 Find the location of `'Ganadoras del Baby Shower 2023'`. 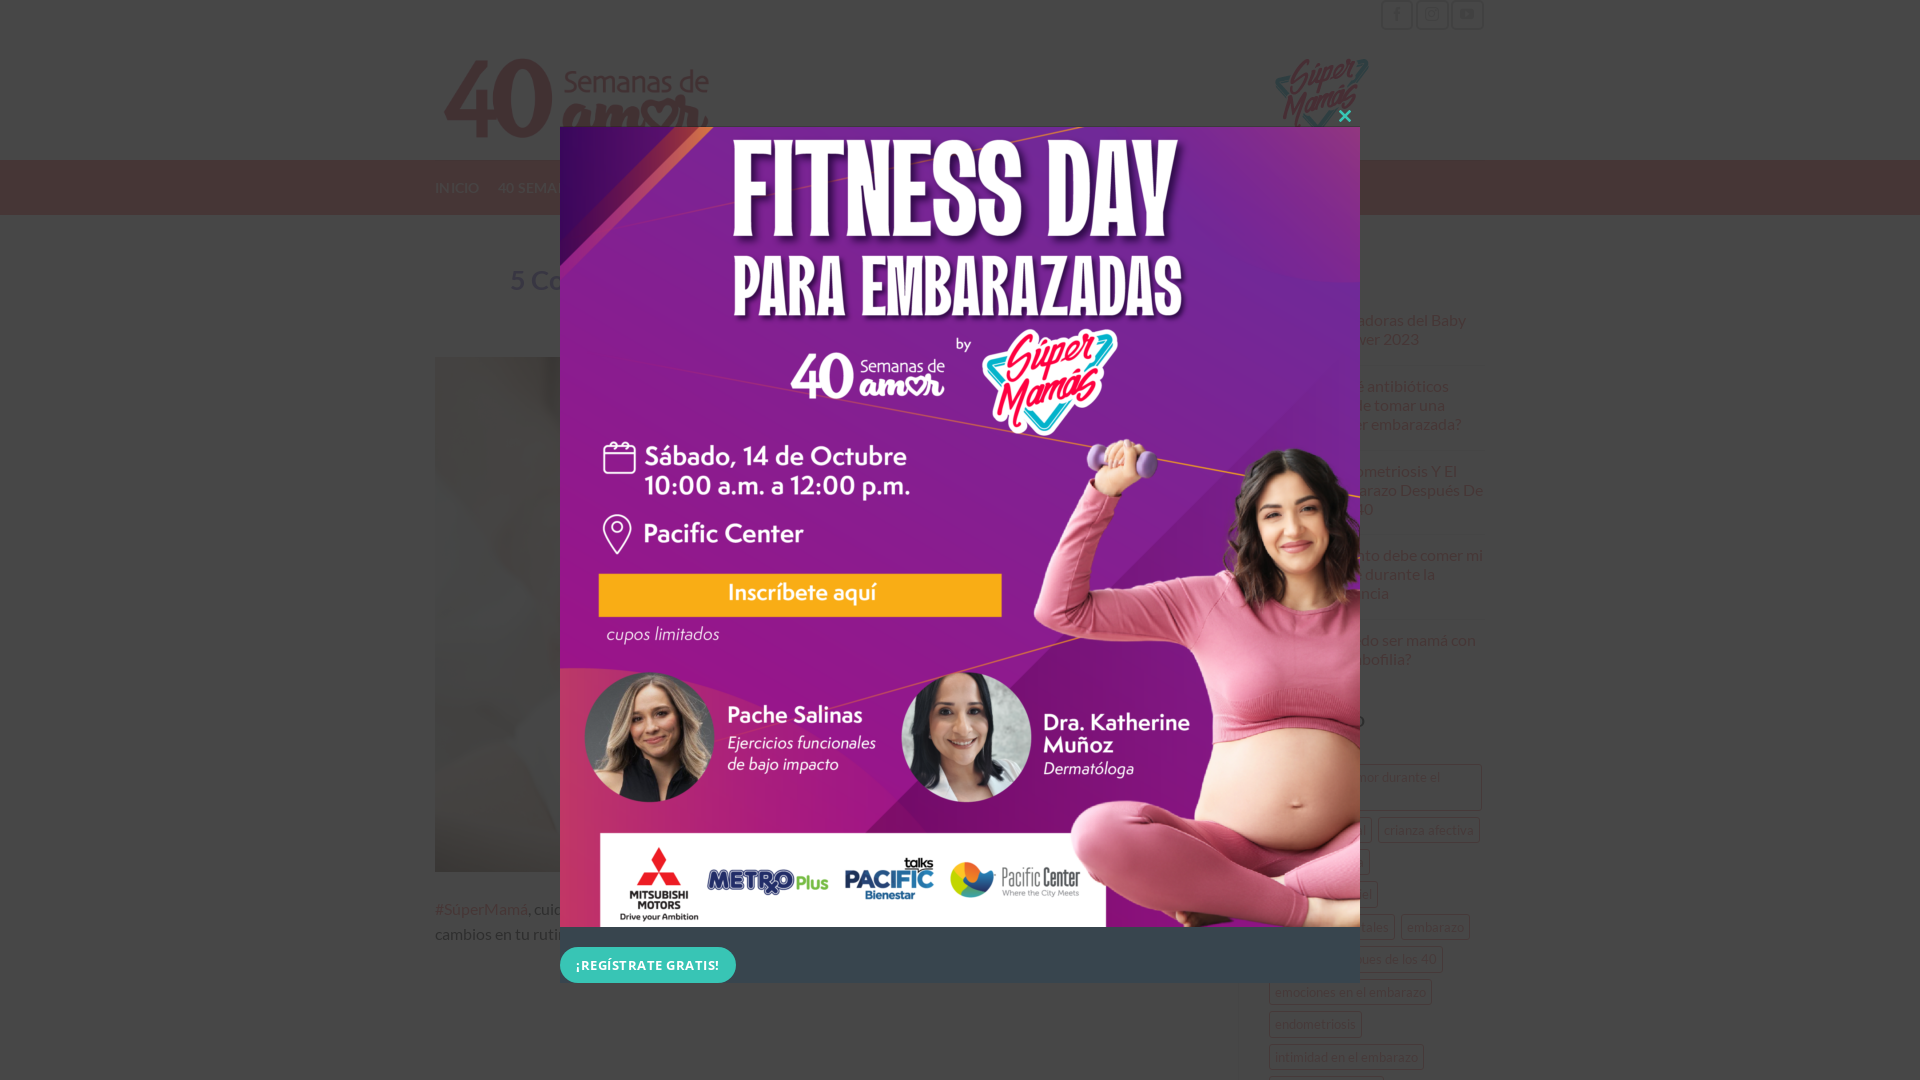

'Ganadoras del Baby Shower 2023' is located at coordinates (1405, 327).